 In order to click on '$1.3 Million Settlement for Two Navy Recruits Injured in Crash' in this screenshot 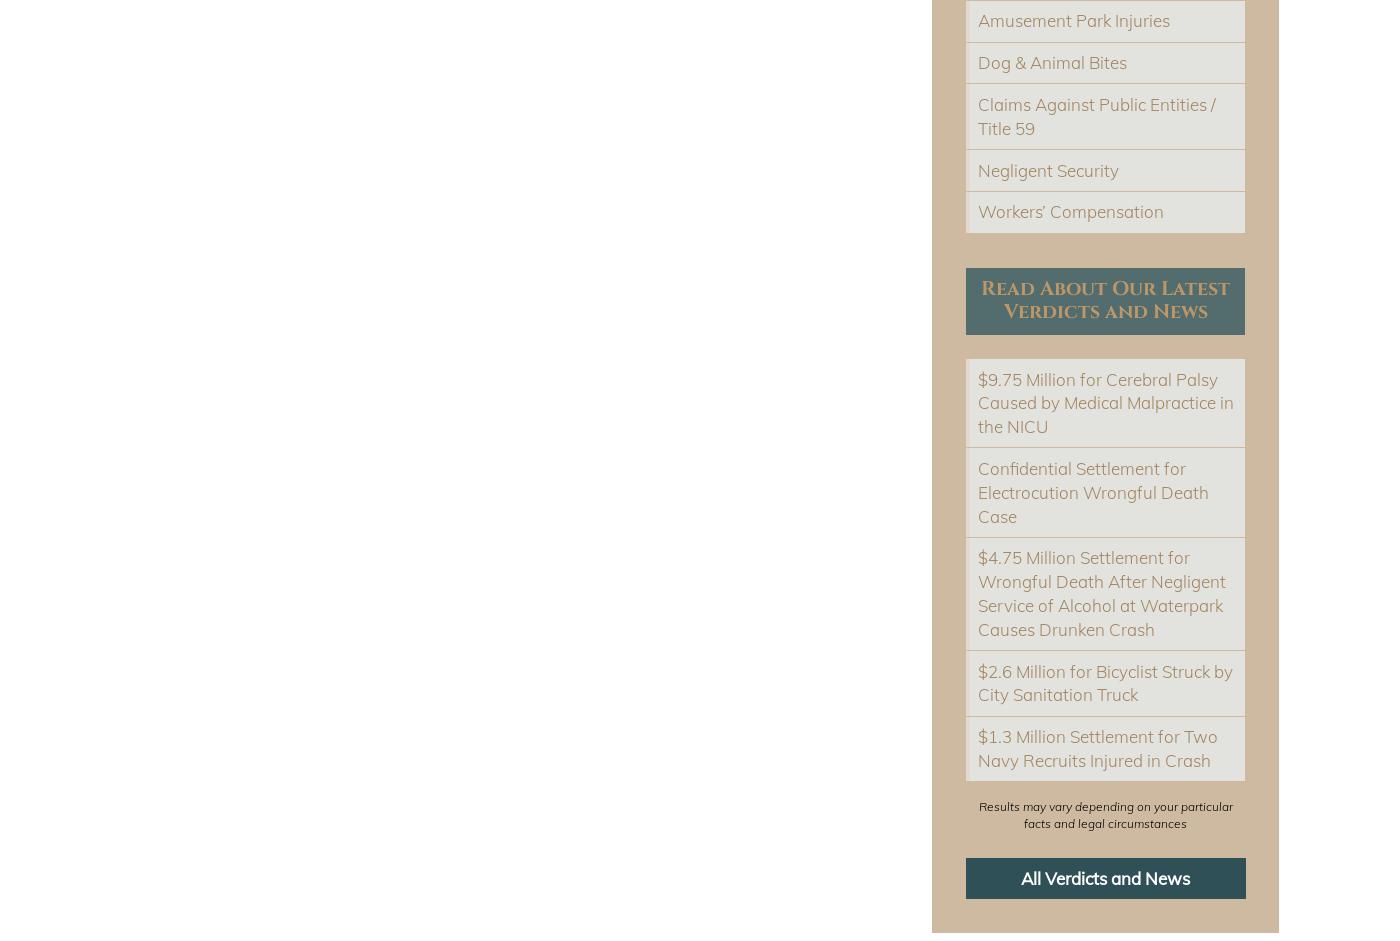, I will do `click(1098, 747)`.